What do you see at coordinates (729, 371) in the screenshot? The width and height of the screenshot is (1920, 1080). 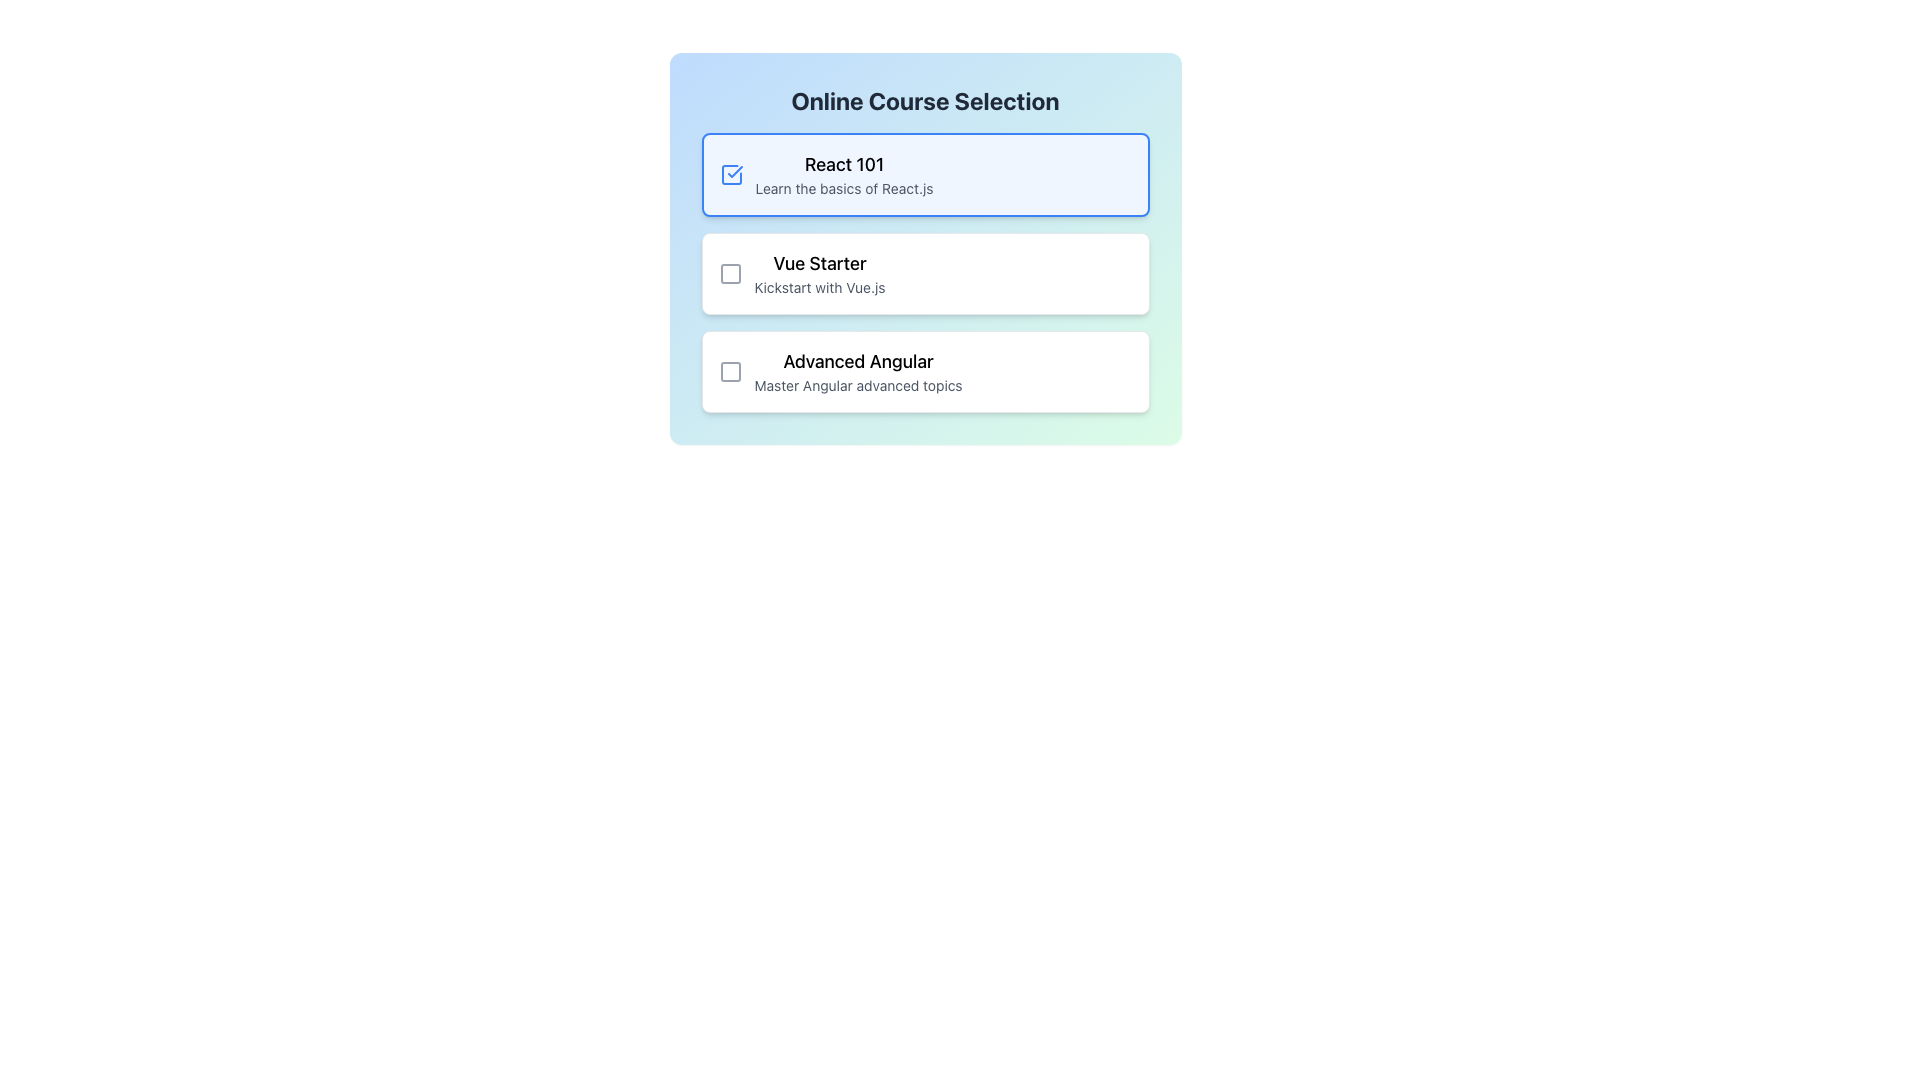 I see `the unselected checkbox aligned with the text 'Advanced Angular'` at bounding box center [729, 371].